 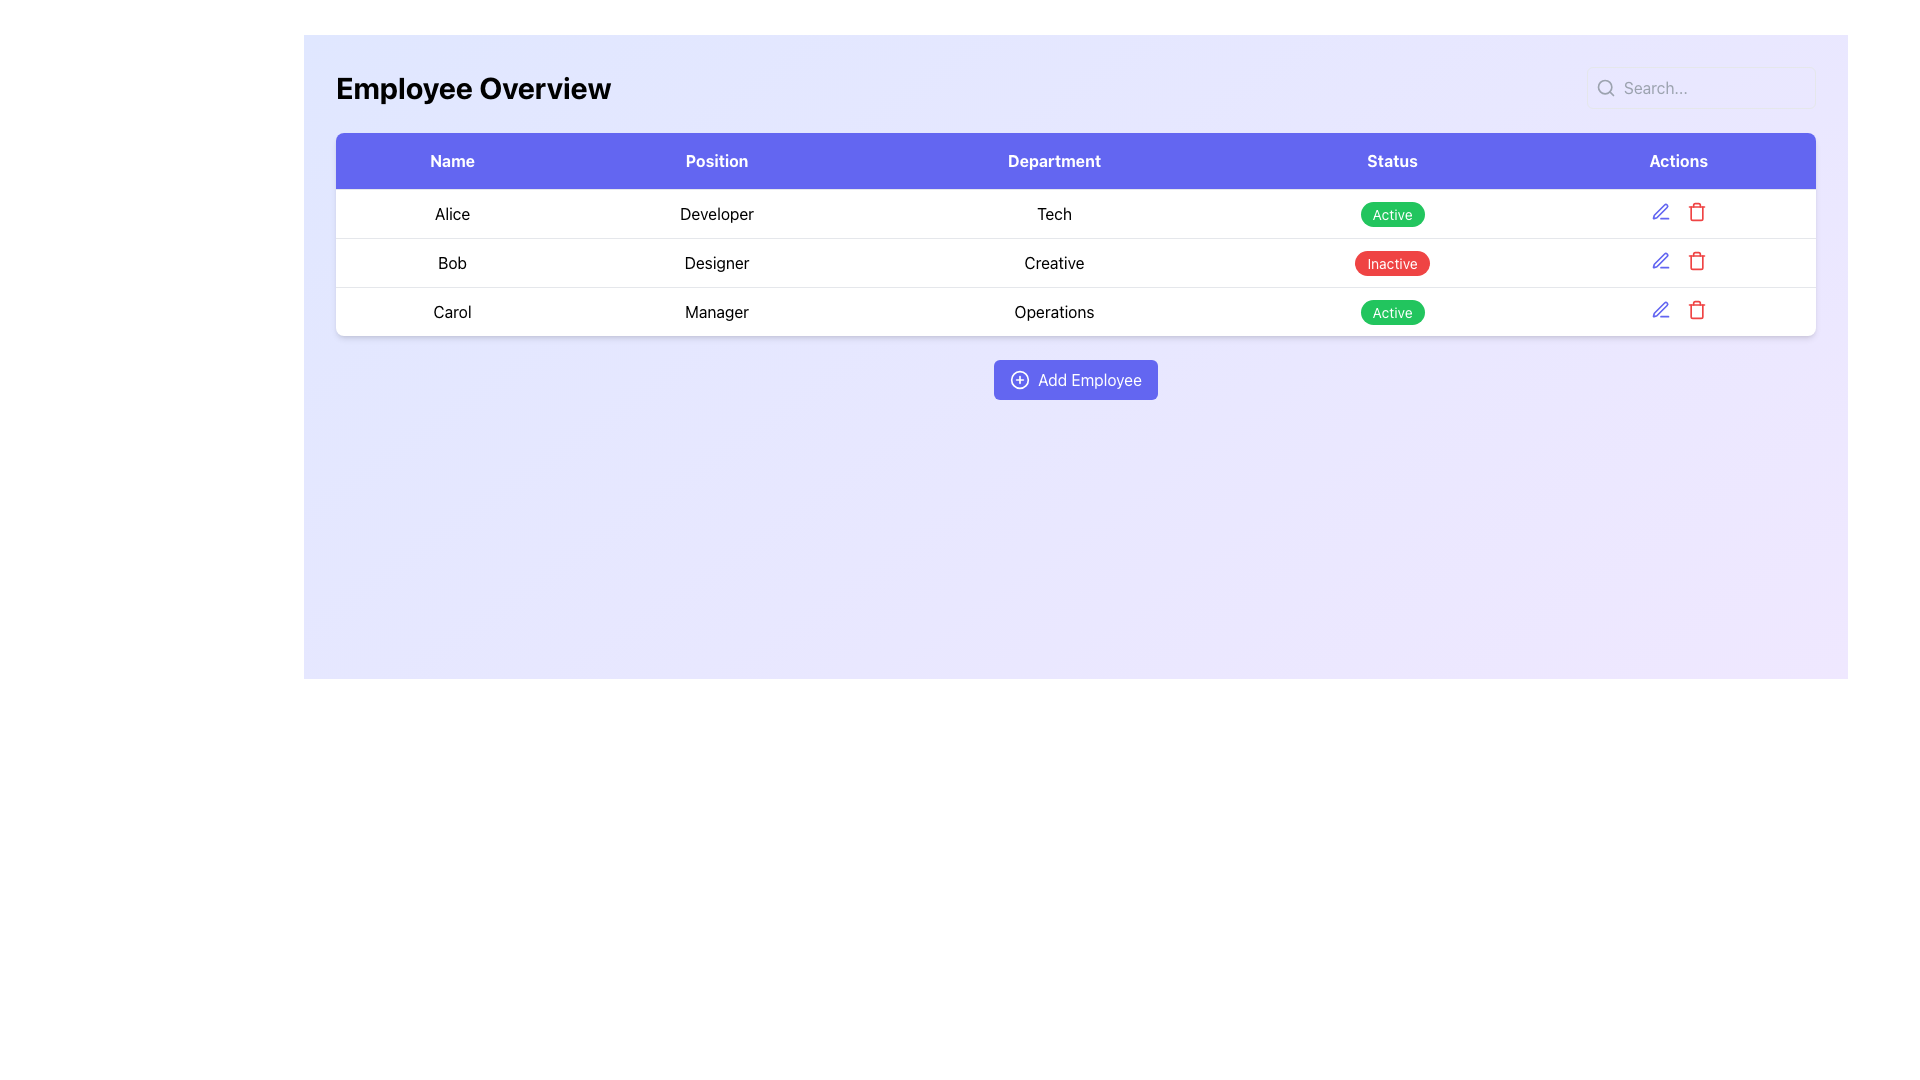 What do you see at coordinates (1700, 87) in the screenshot?
I see `the search bar input field located in the top-right corner, styled with a subtle border and rounded corners` at bounding box center [1700, 87].